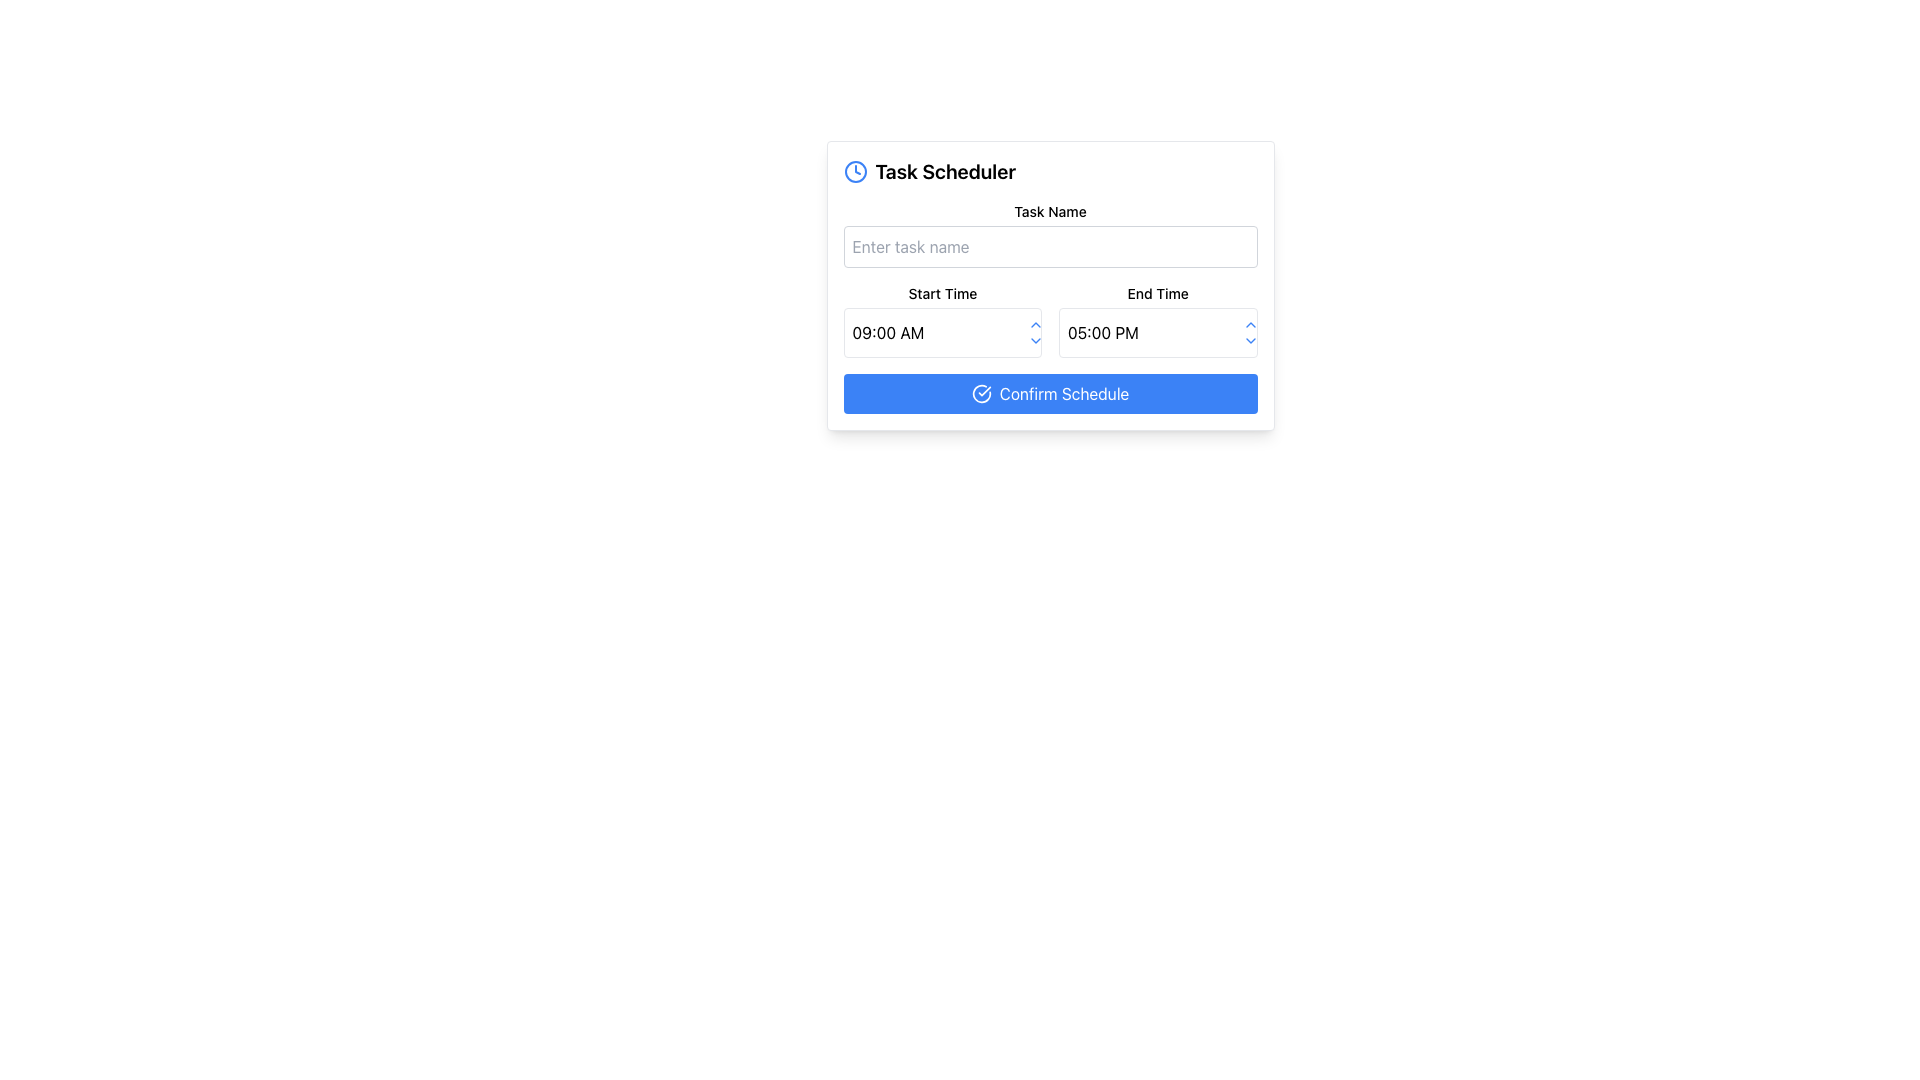 The width and height of the screenshot is (1920, 1080). Describe the element at coordinates (1049, 319) in the screenshot. I see `the 'Start Time' input box located` at that location.